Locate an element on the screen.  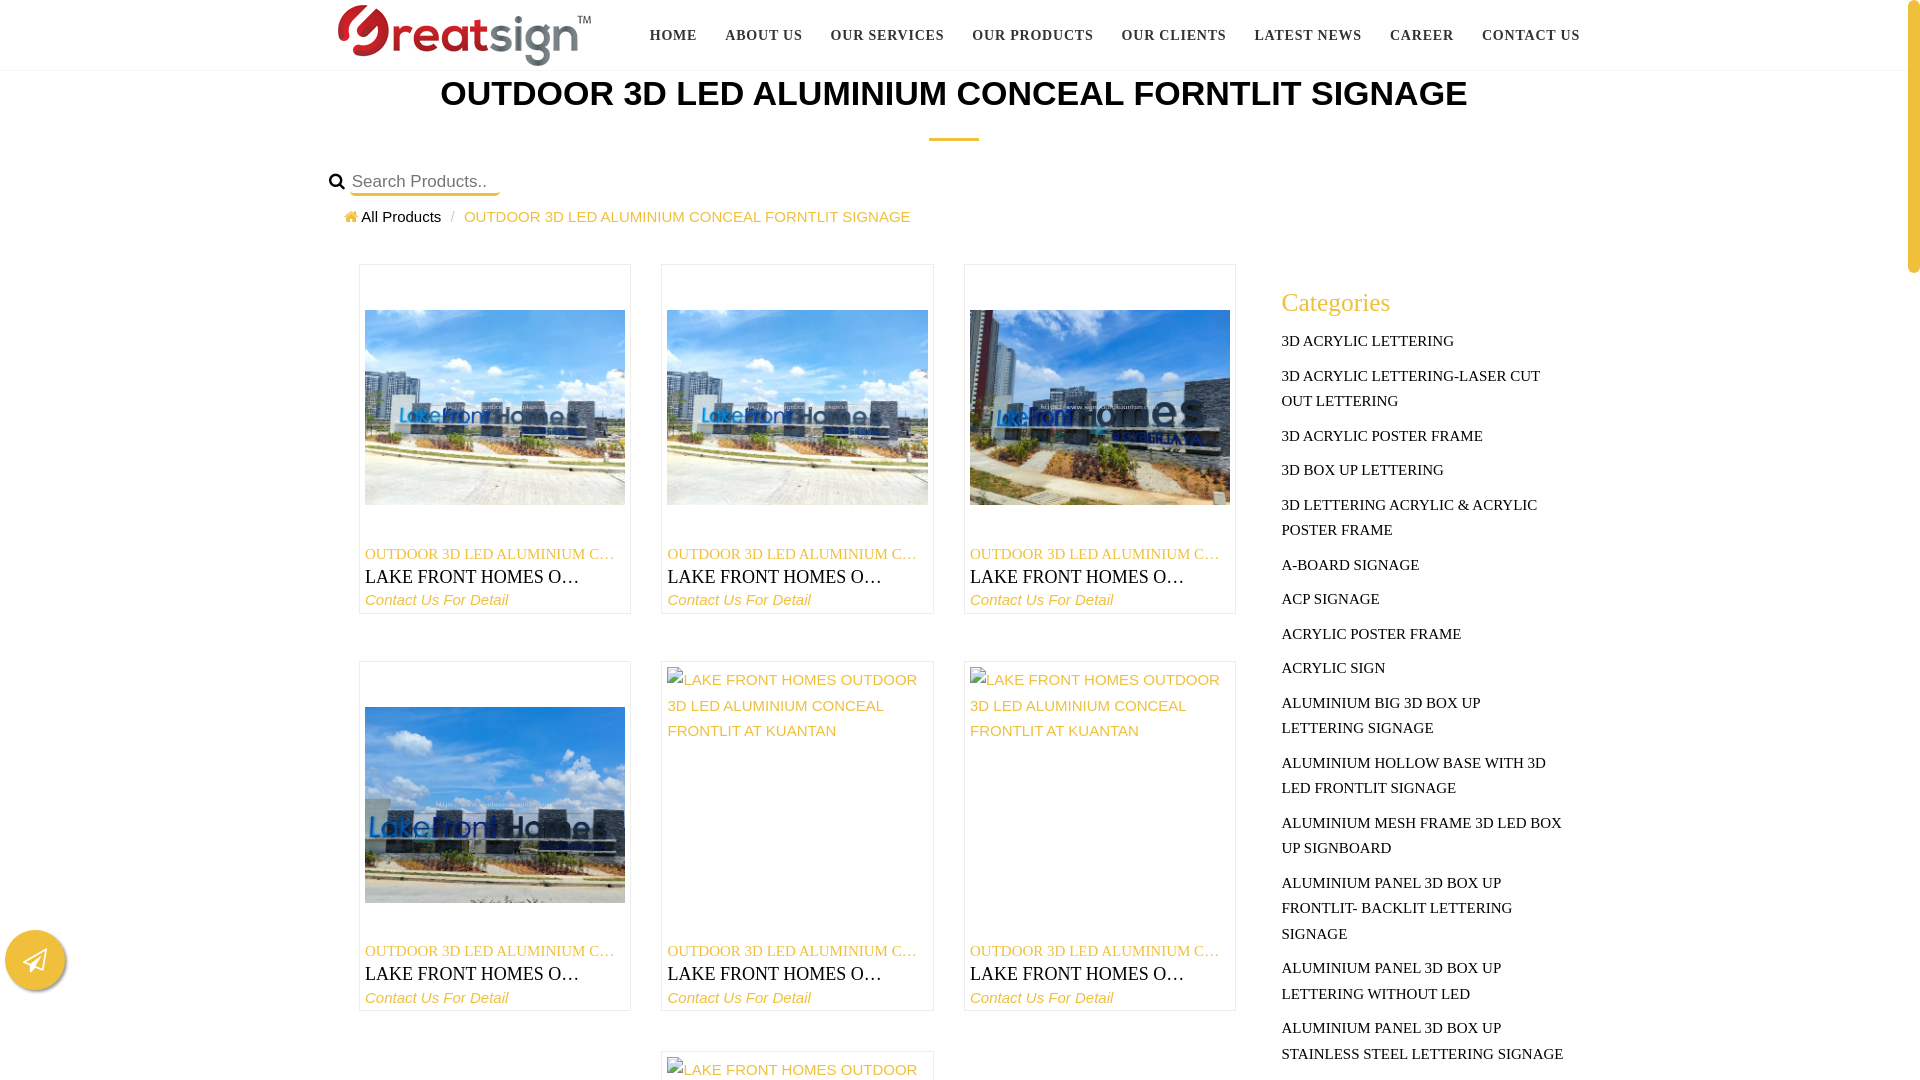
'OUR CLIENTS' is located at coordinates (1107, 35).